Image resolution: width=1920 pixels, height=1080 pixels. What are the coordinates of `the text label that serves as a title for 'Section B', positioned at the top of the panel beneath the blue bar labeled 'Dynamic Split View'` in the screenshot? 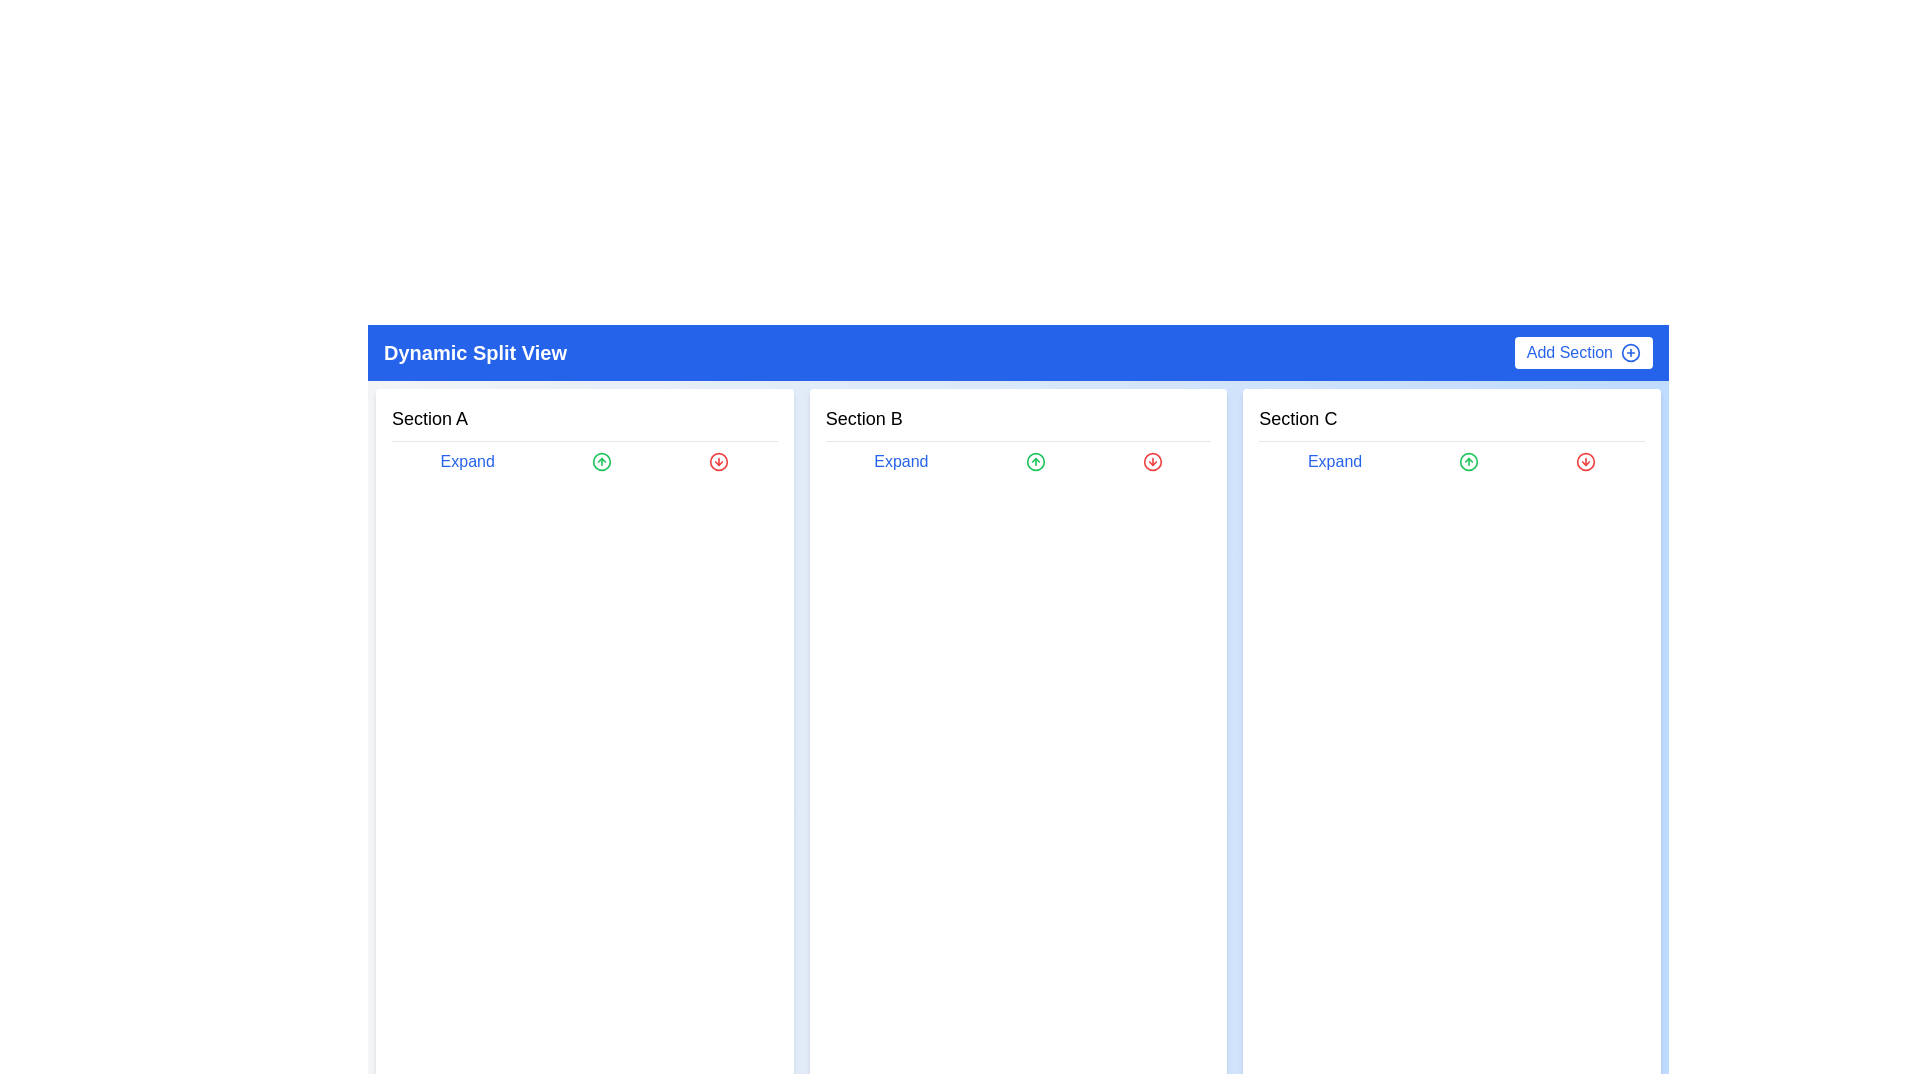 It's located at (864, 418).